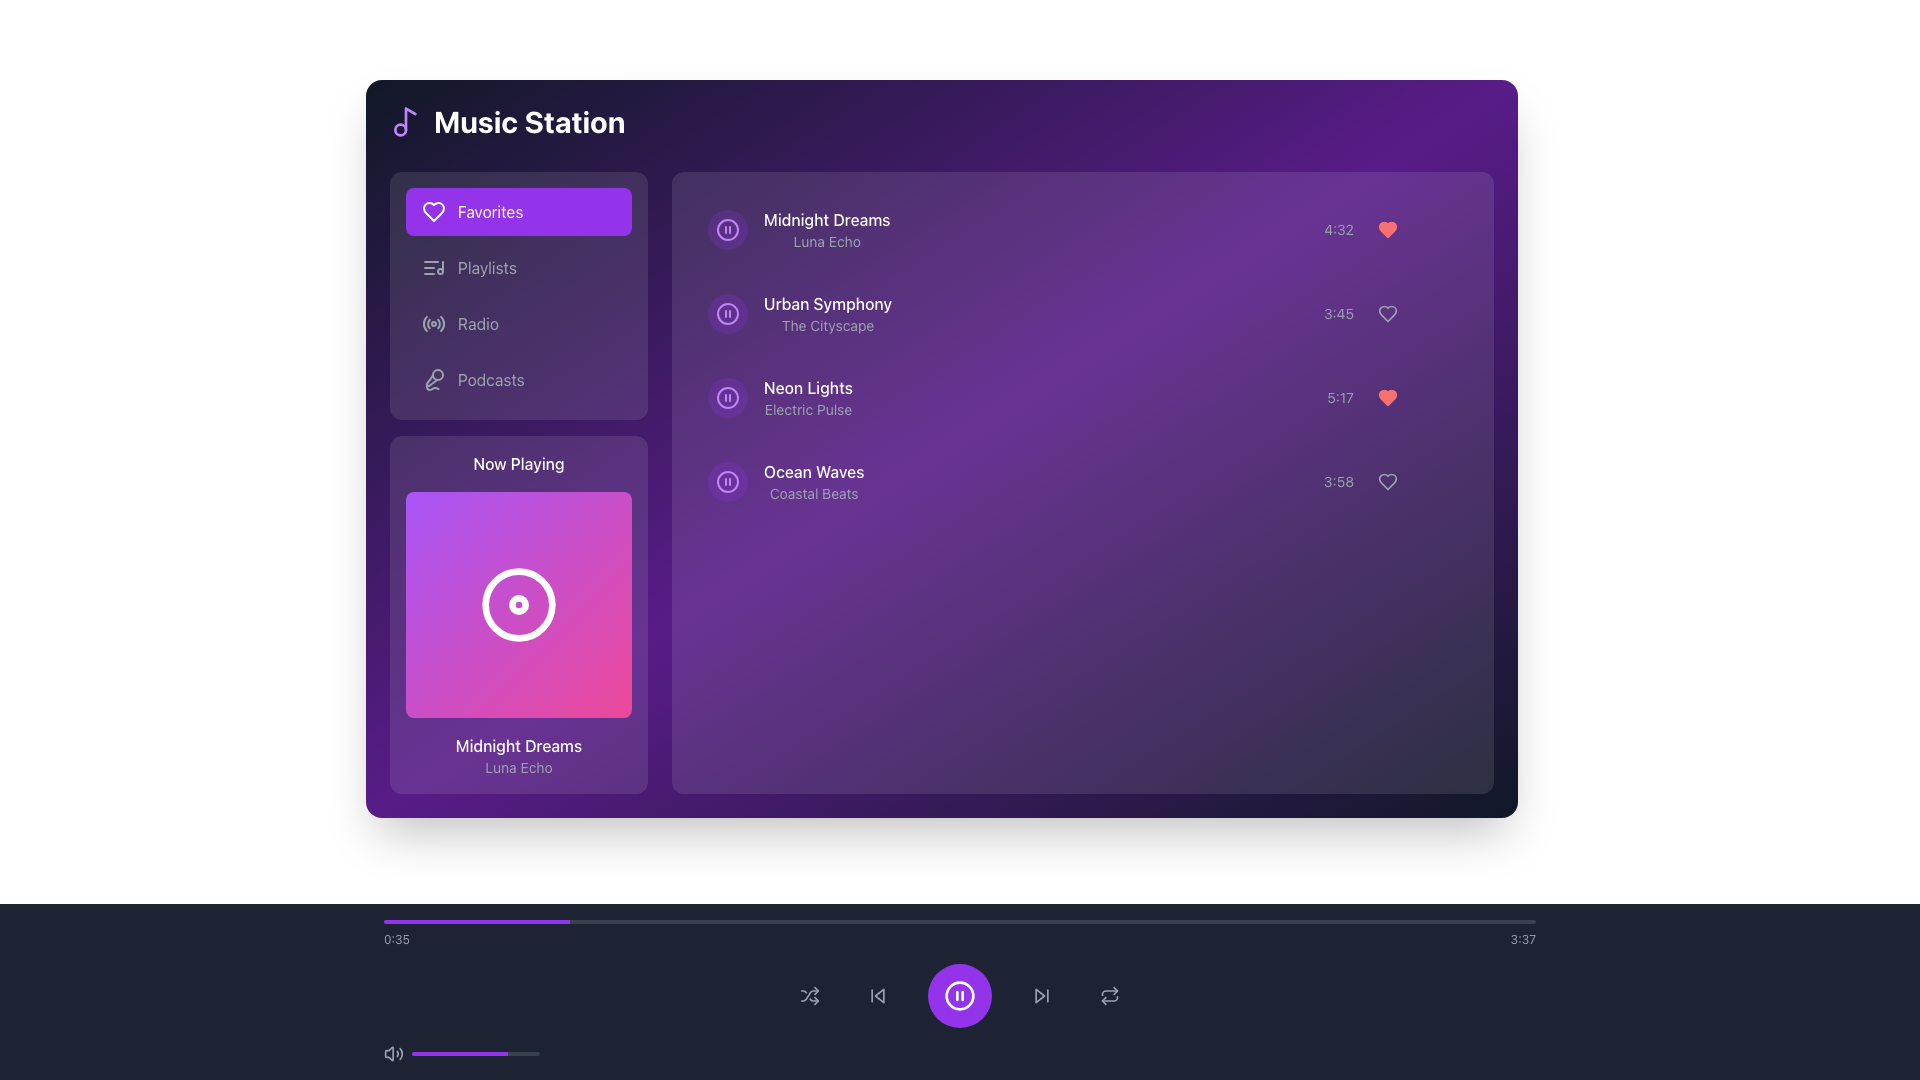 The image size is (1920, 1080). I want to click on the circular red icon resembling a radio wave located in the left navigation menu under 'Favorites' and 'Playlists', so click(432, 323).